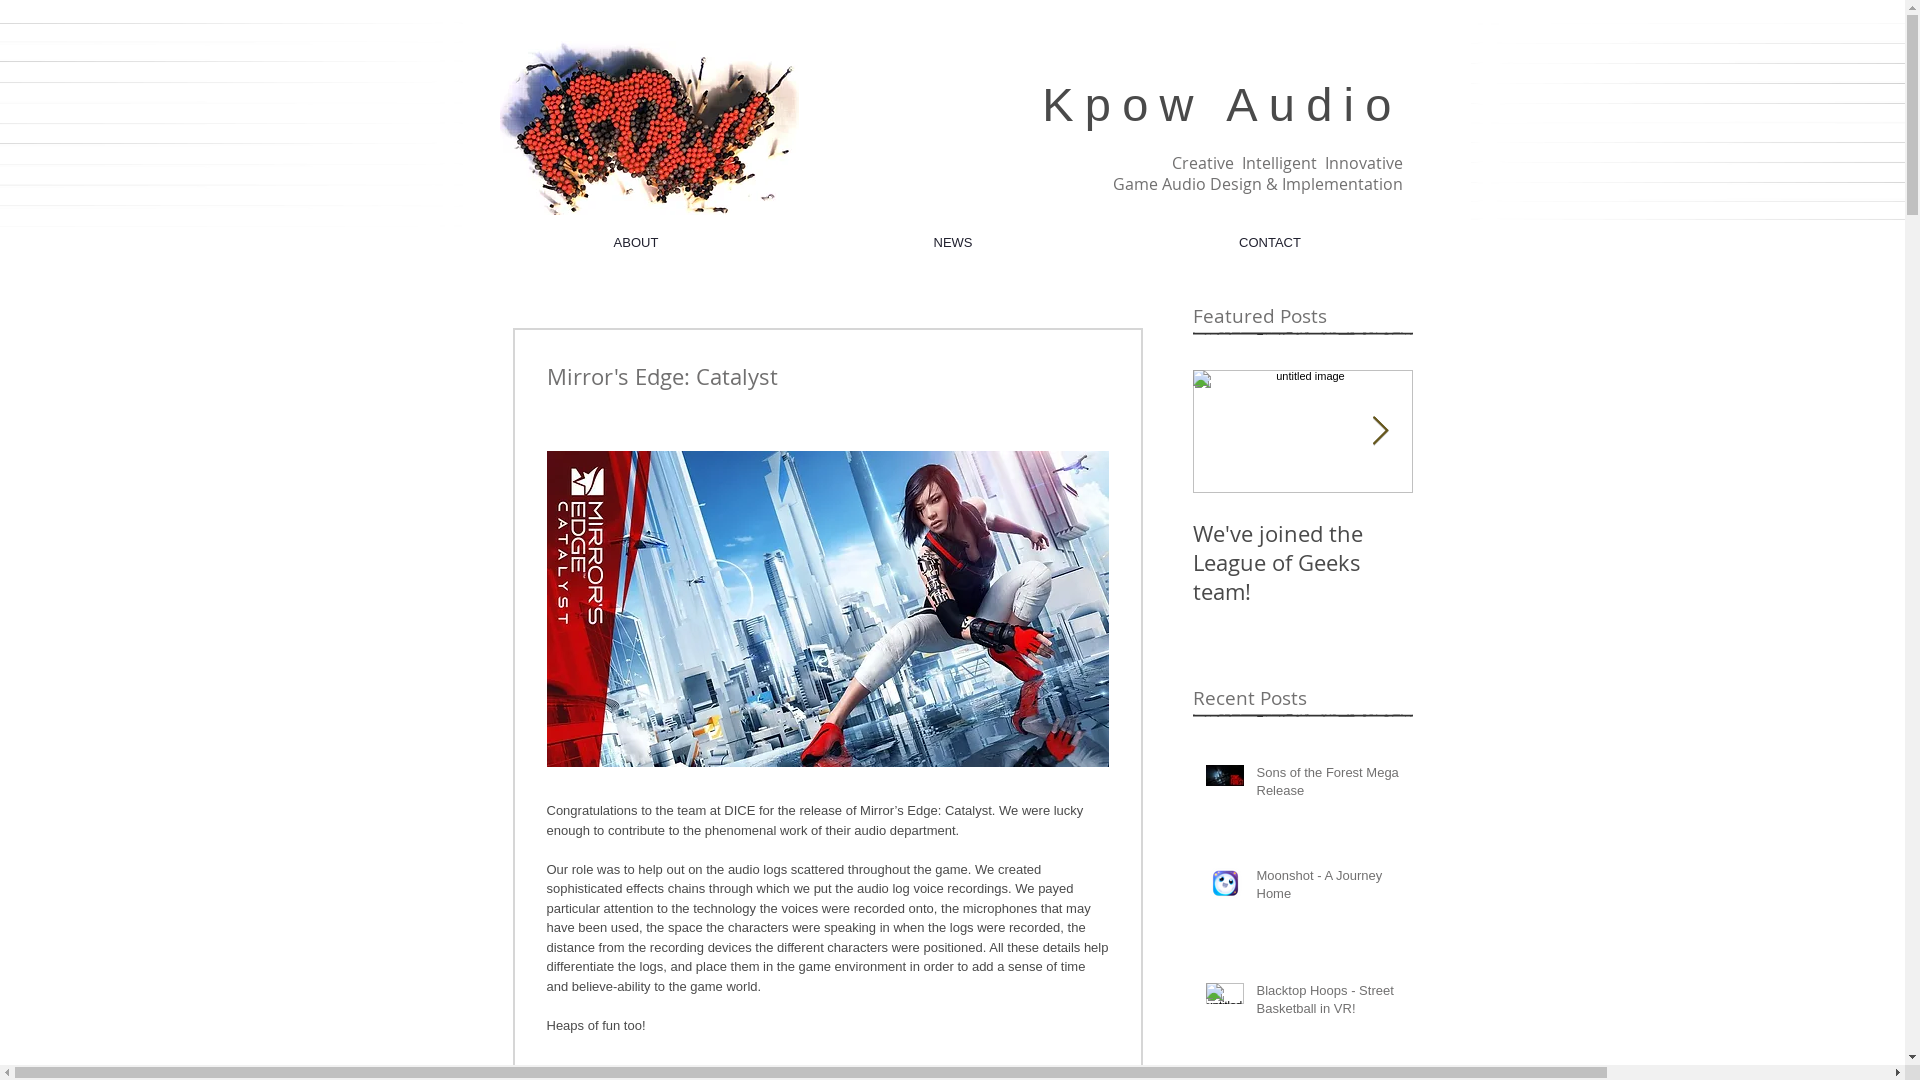  I want to click on 'Kpow Audio - Sound for Games Logo', so click(649, 127).